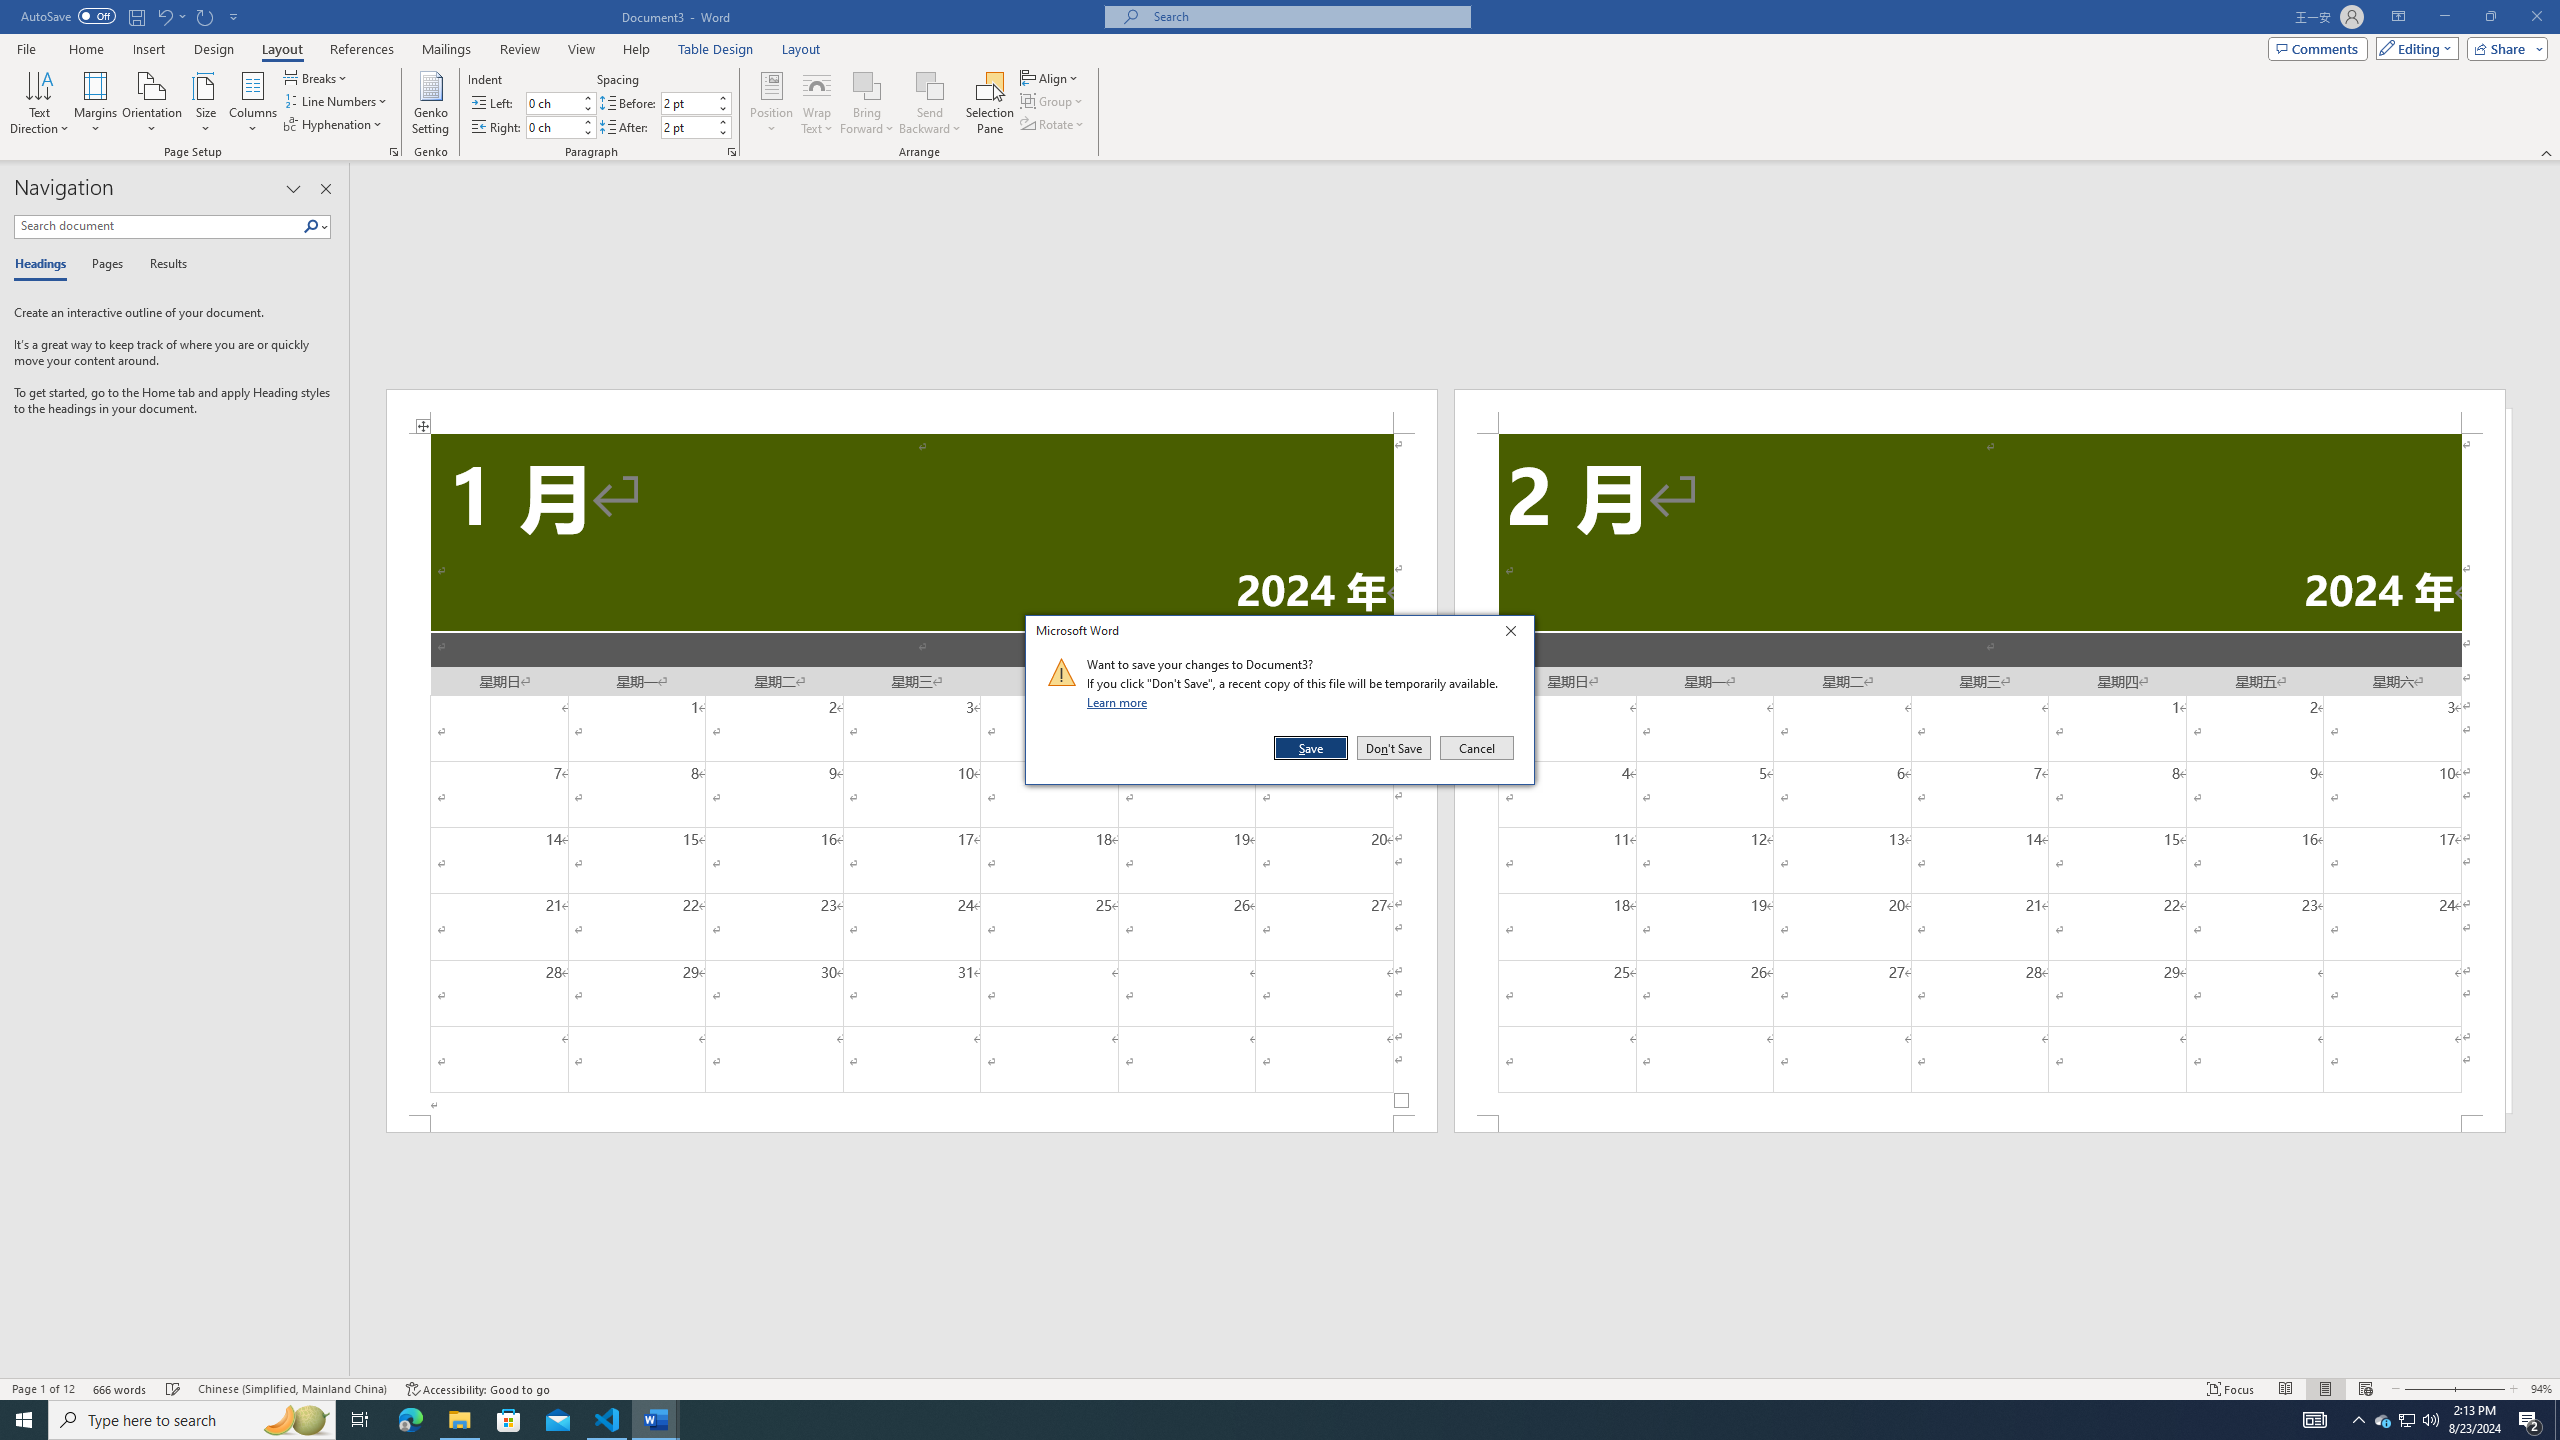 The image size is (2560, 1440). Describe the element at coordinates (163, 15) in the screenshot. I see `'Undo Increase Indent'` at that location.